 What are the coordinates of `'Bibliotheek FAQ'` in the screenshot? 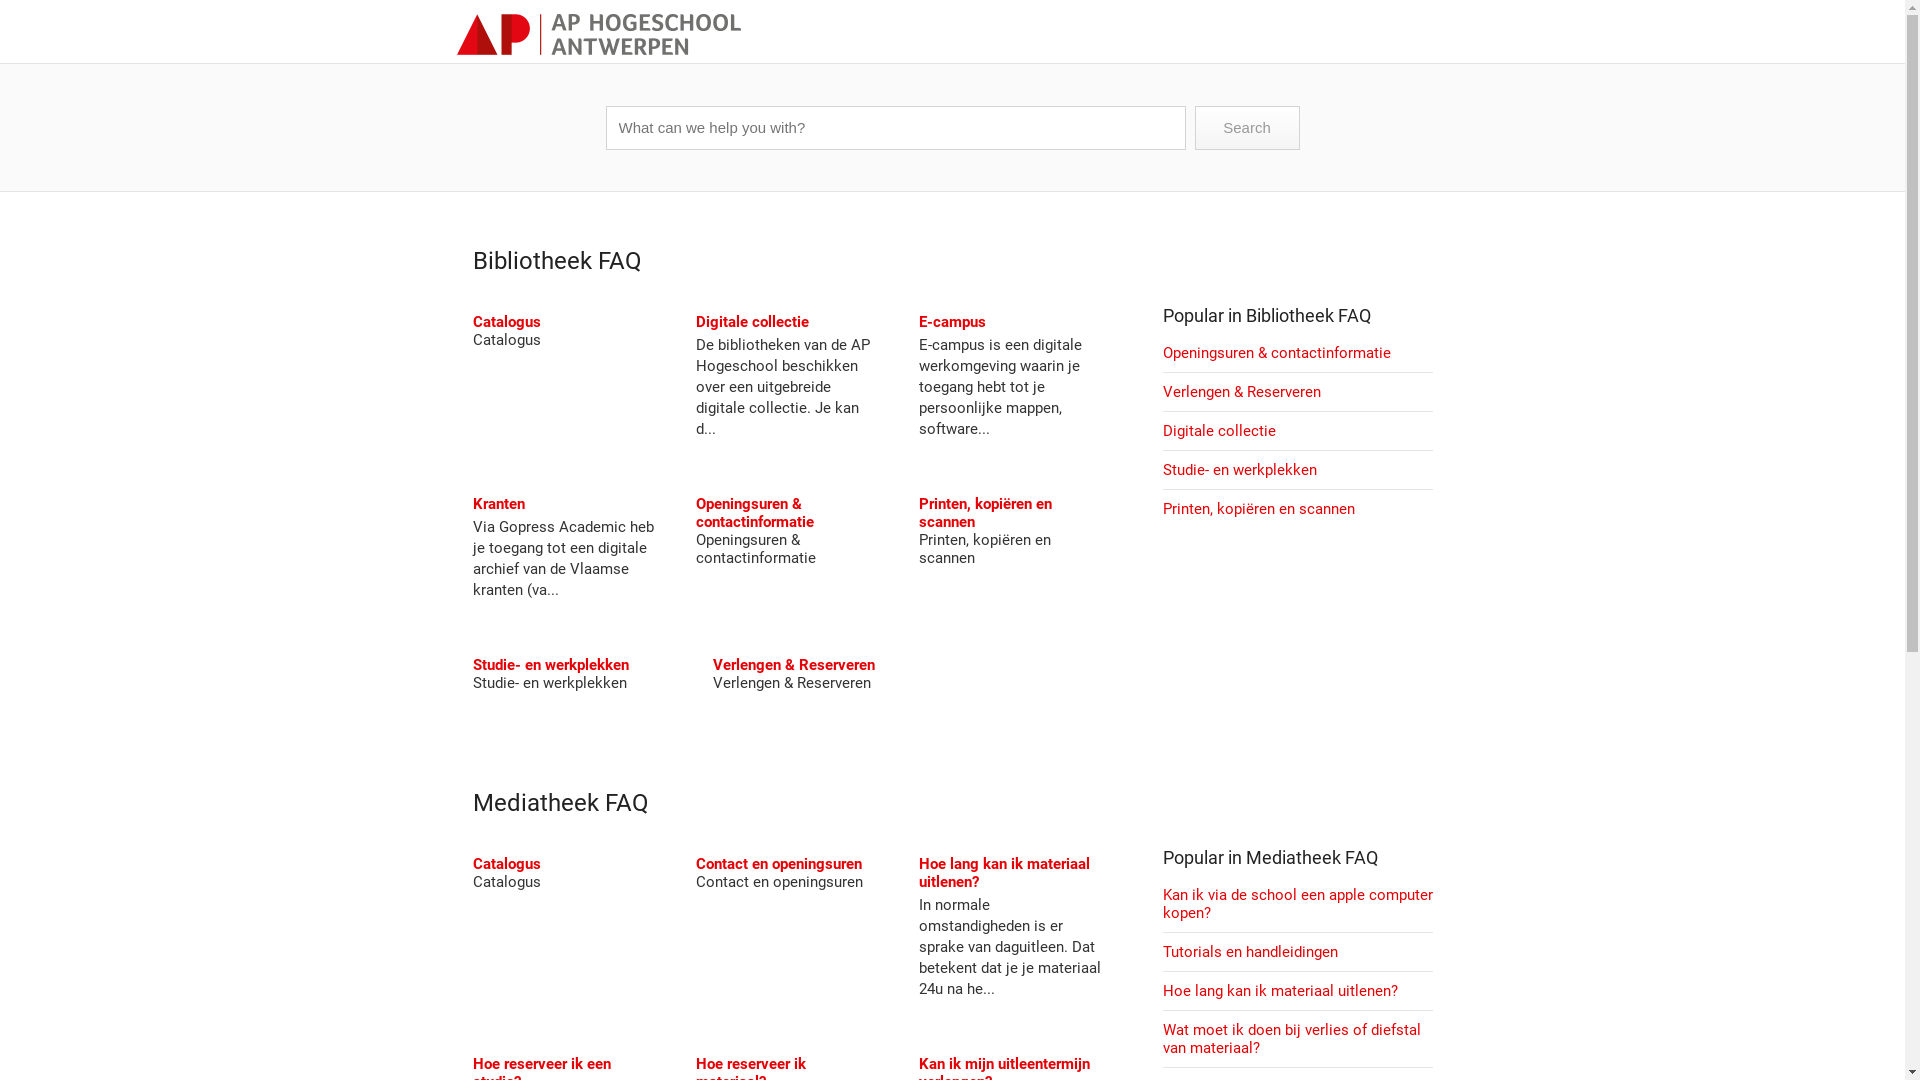 It's located at (556, 260).